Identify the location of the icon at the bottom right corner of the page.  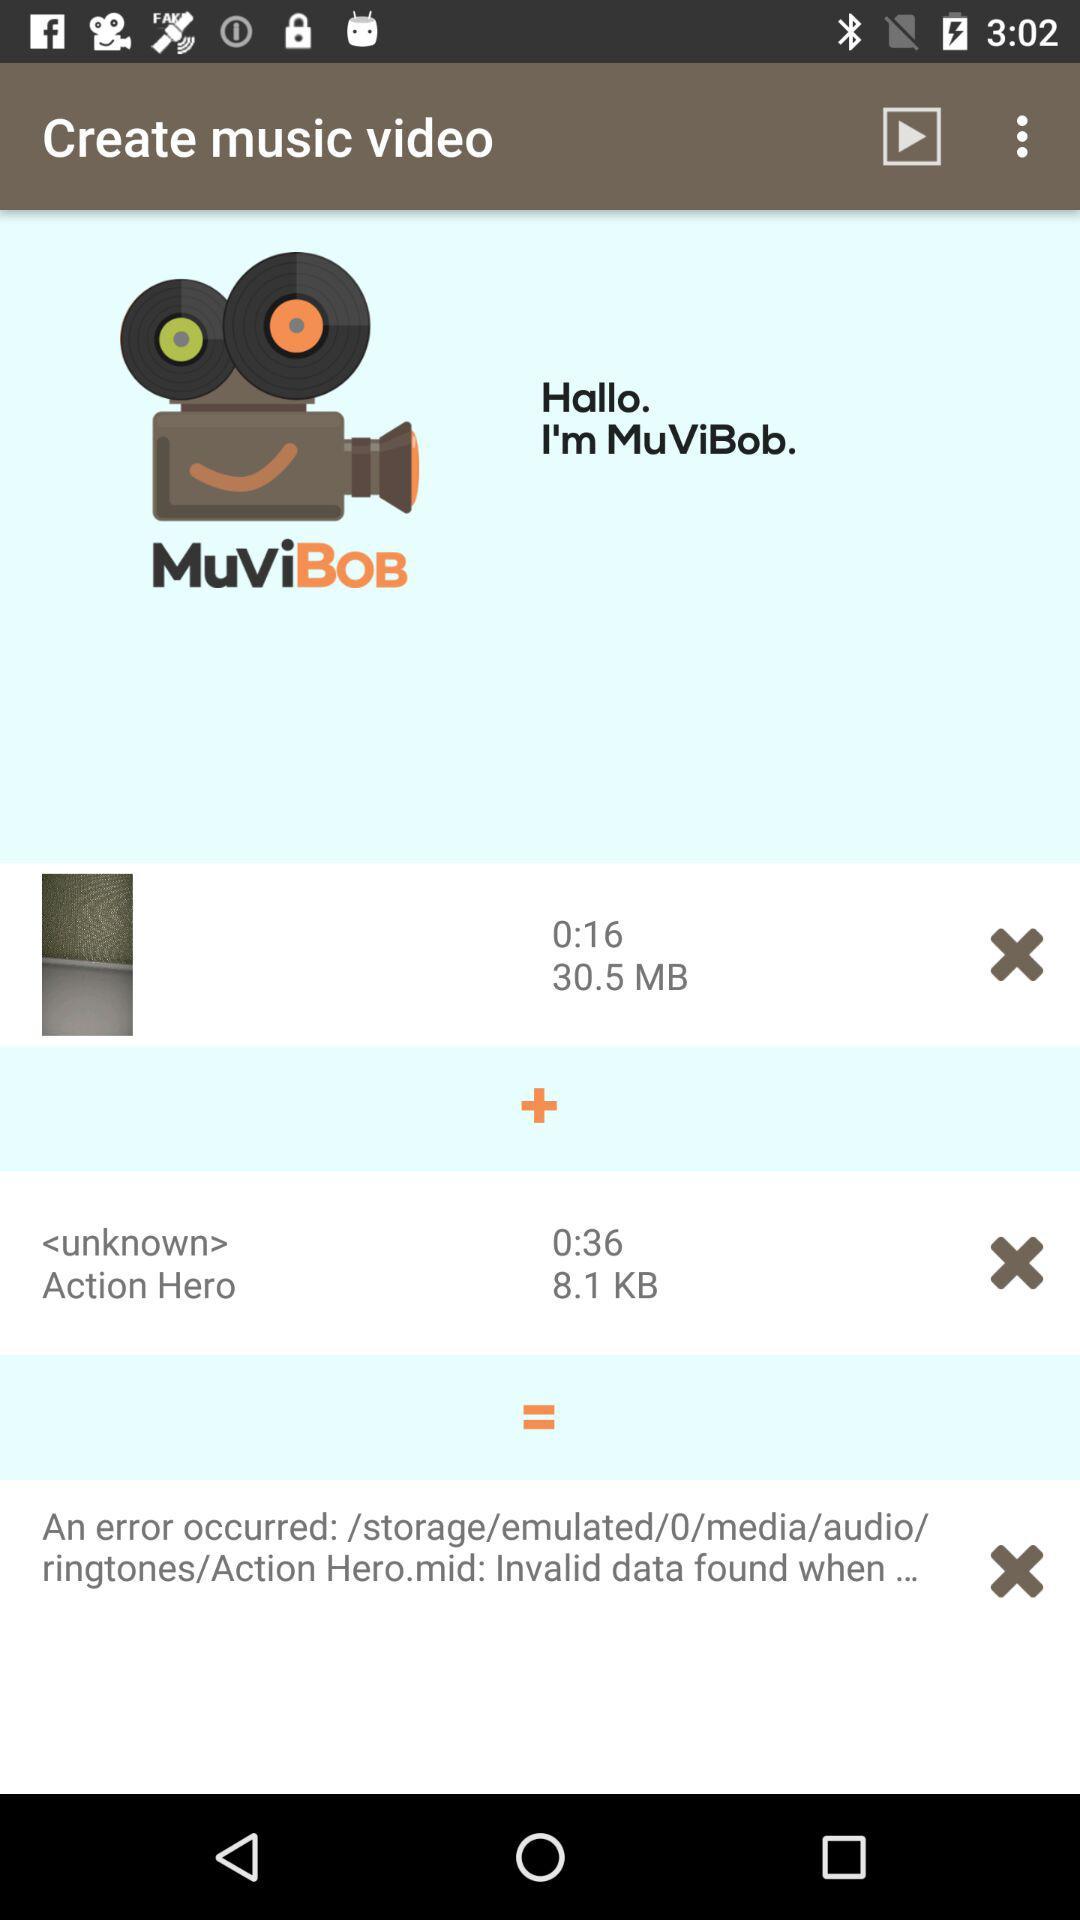
(1017, 1570).